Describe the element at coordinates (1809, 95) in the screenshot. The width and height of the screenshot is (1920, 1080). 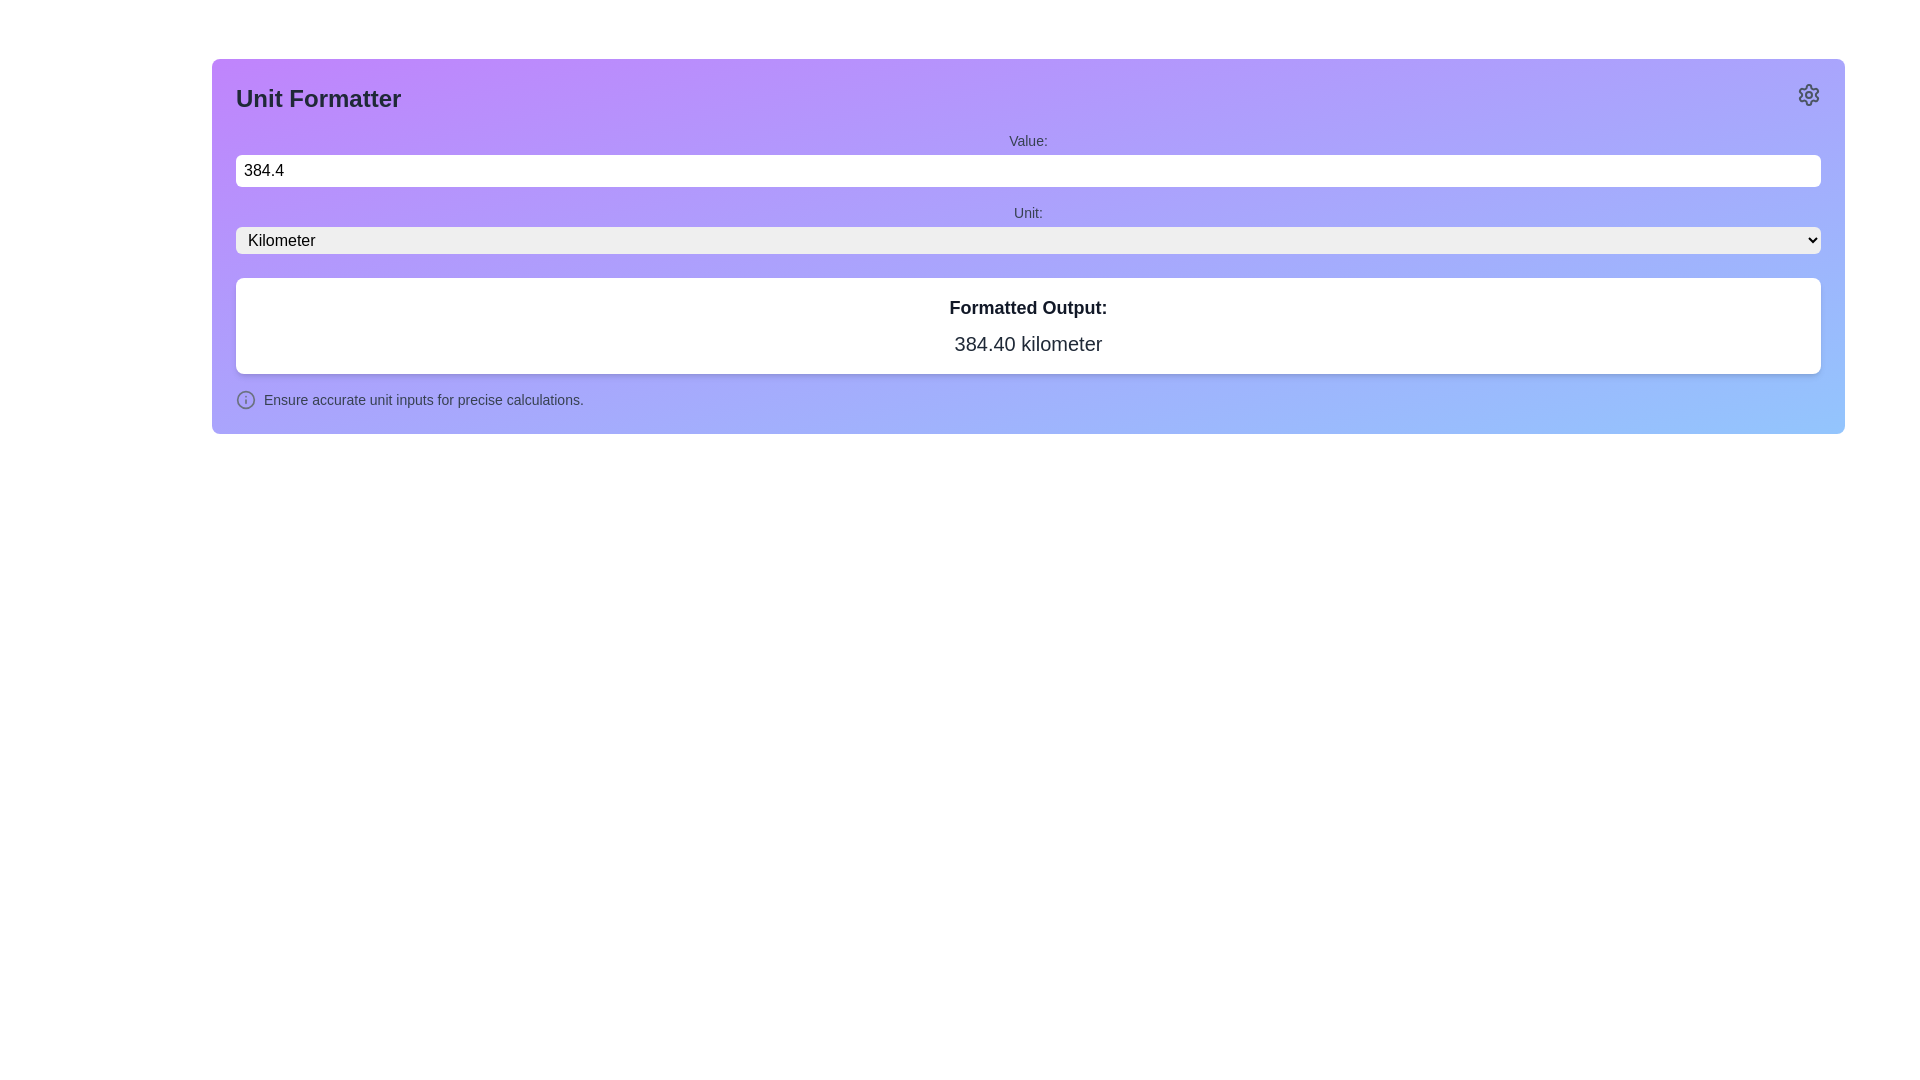
I see `the settings button located at the right end of the 'Unit Formatter' header` at that location.